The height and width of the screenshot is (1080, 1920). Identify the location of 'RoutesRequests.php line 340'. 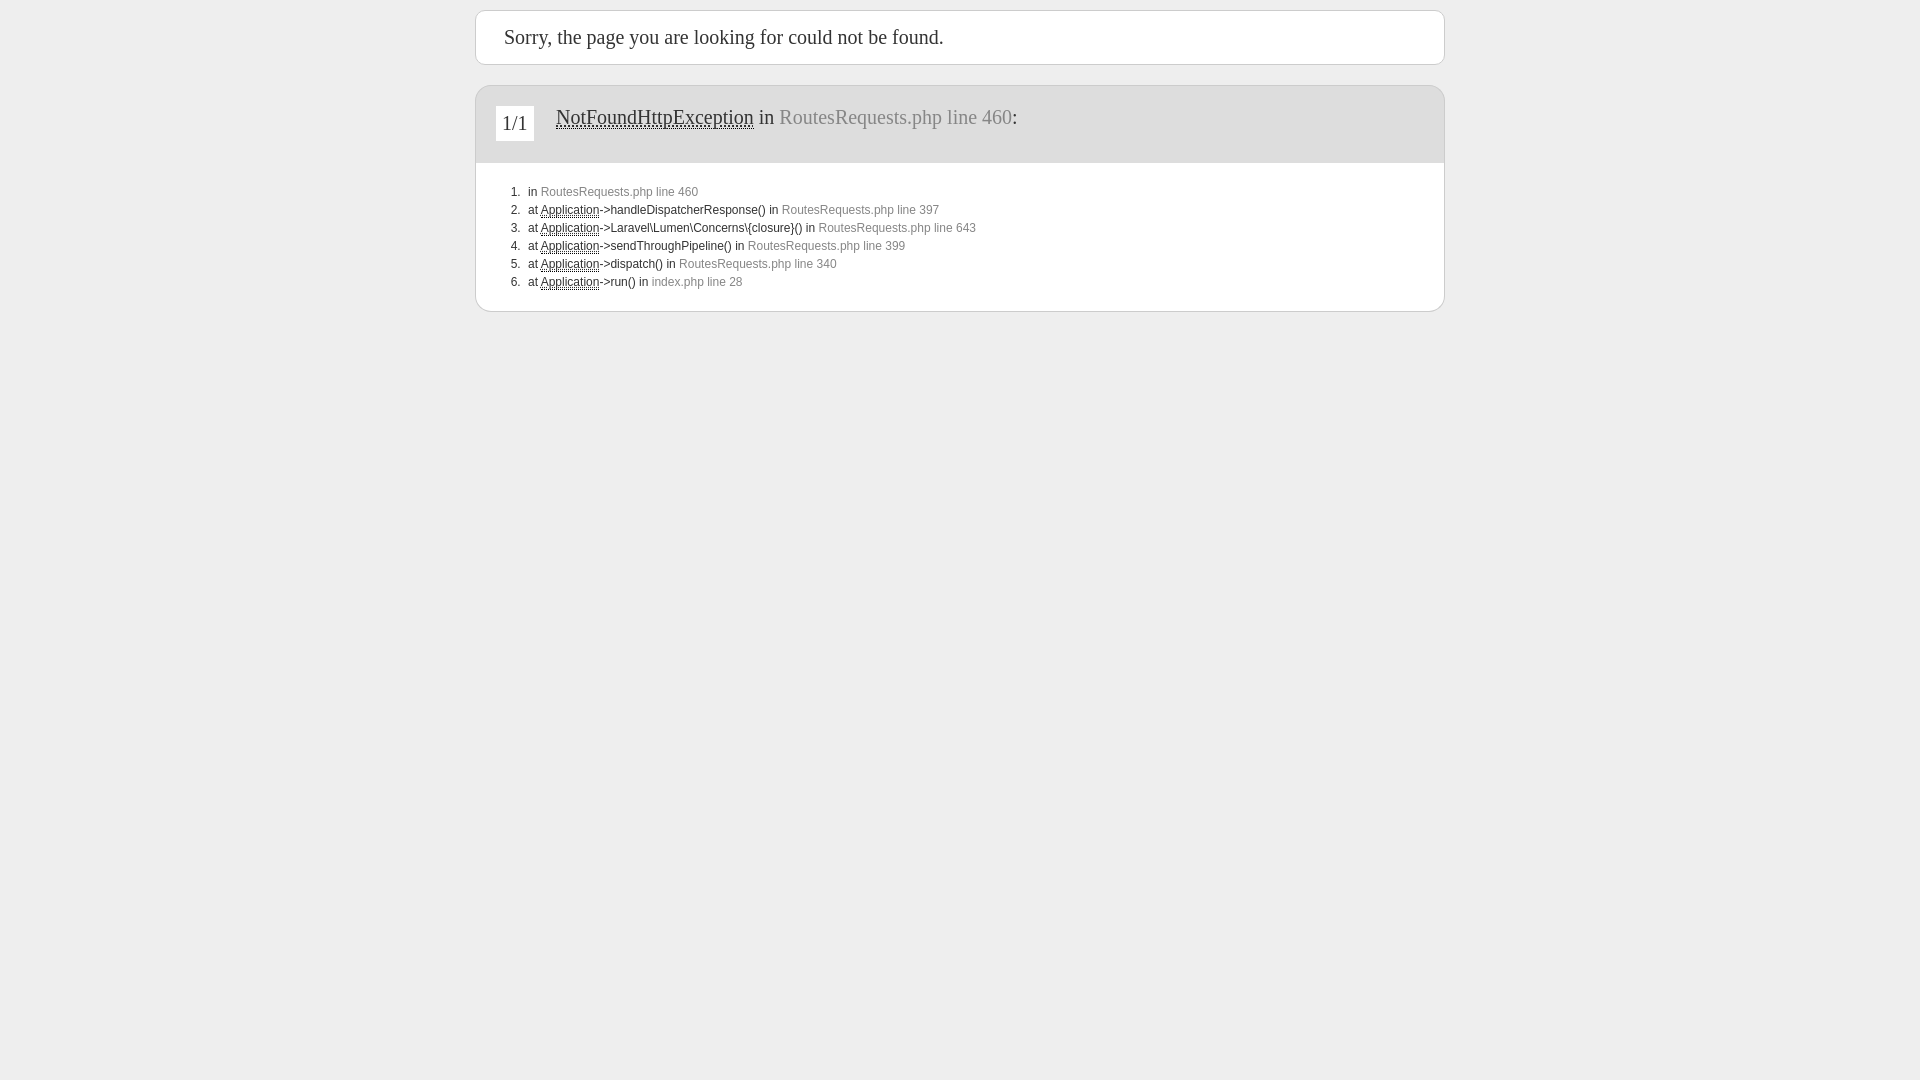
(756, 262).